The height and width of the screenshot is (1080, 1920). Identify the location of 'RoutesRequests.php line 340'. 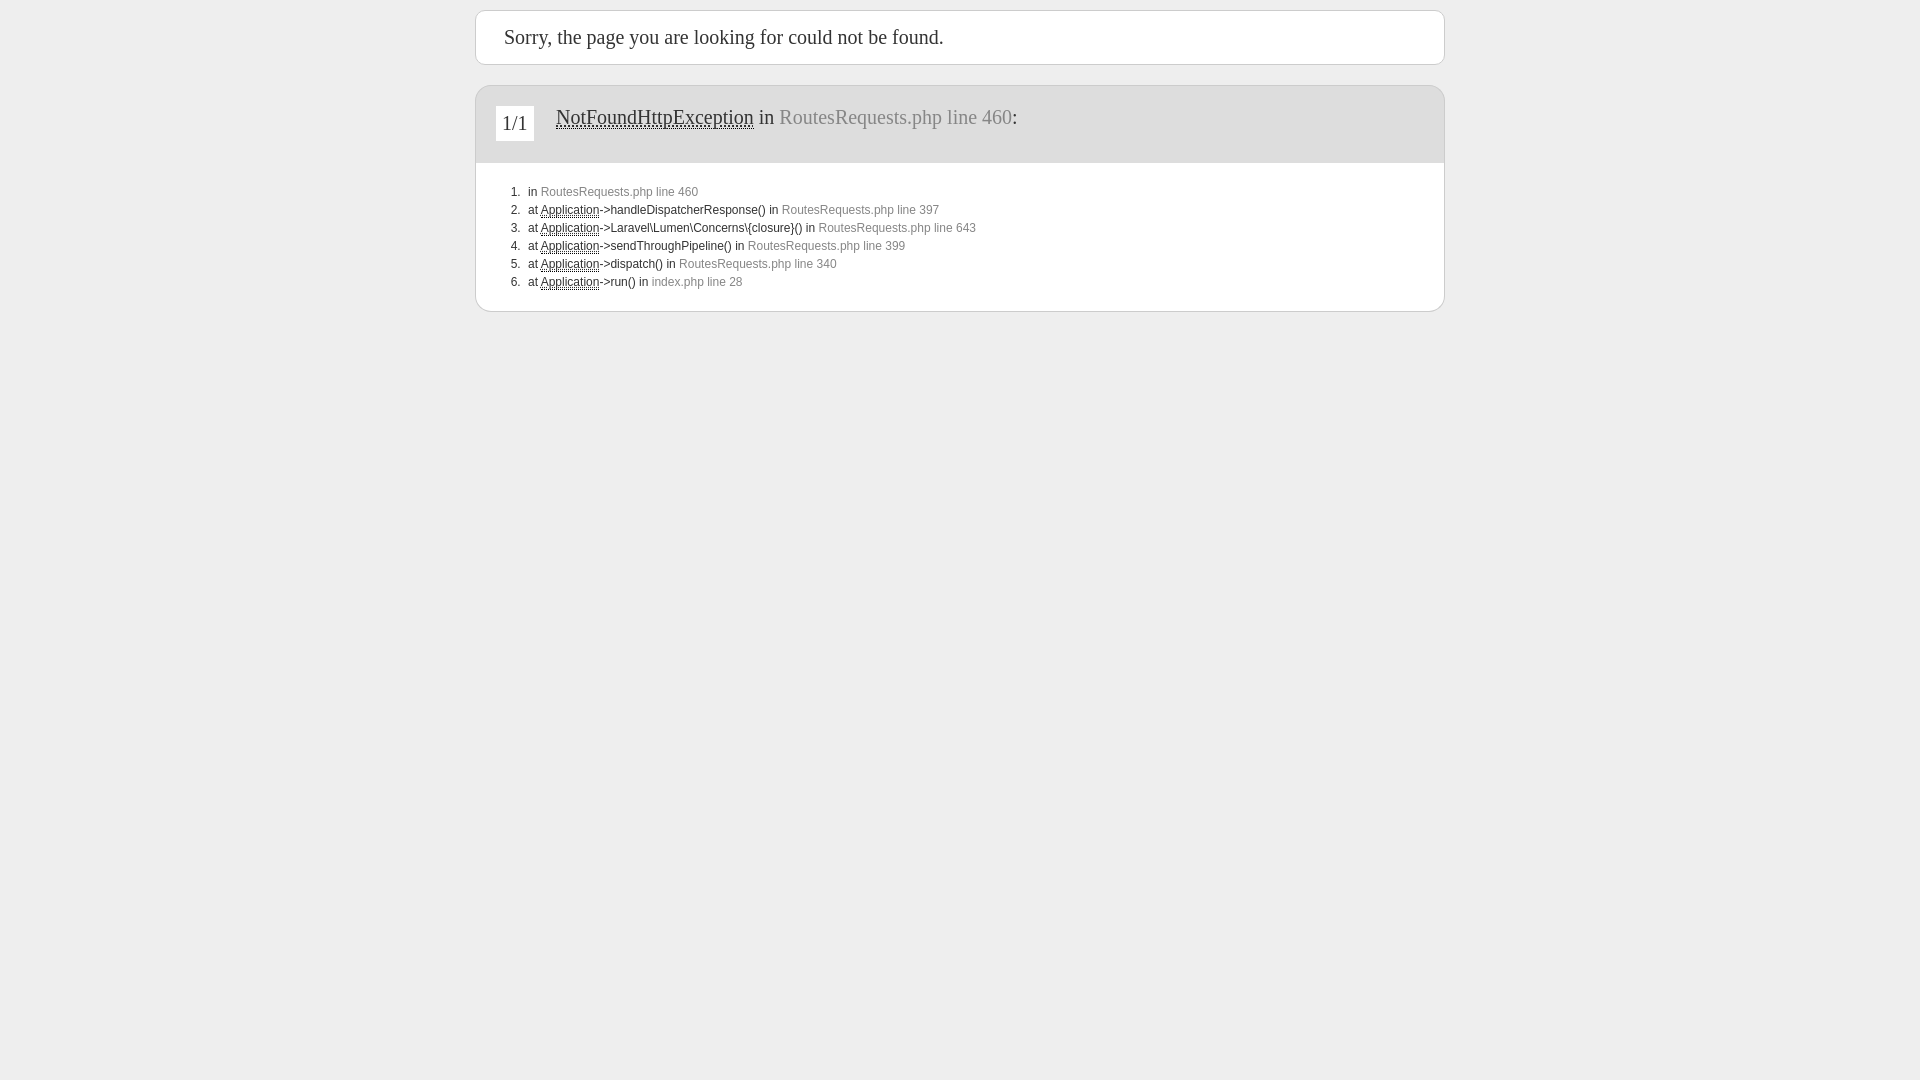
(756, 262).